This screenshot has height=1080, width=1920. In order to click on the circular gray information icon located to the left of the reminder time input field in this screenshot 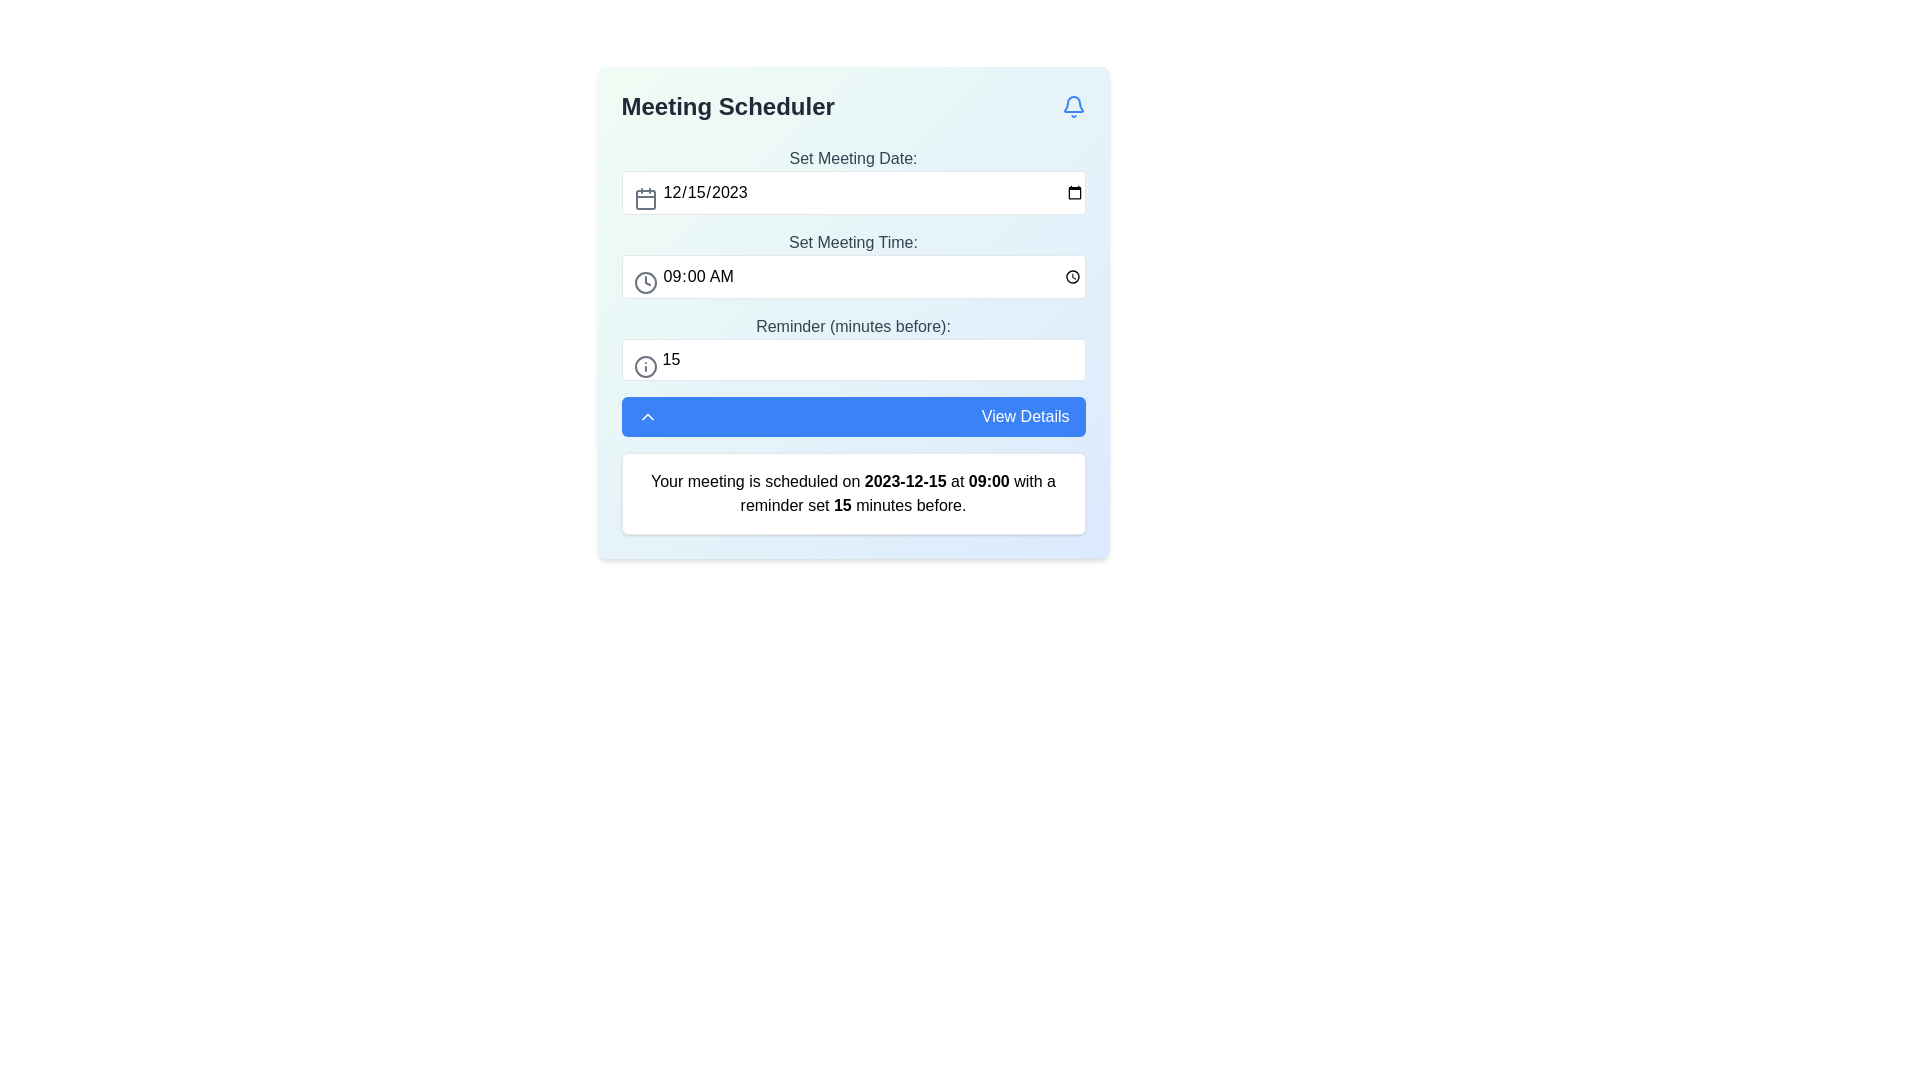, I will do `click(645, 366)`.